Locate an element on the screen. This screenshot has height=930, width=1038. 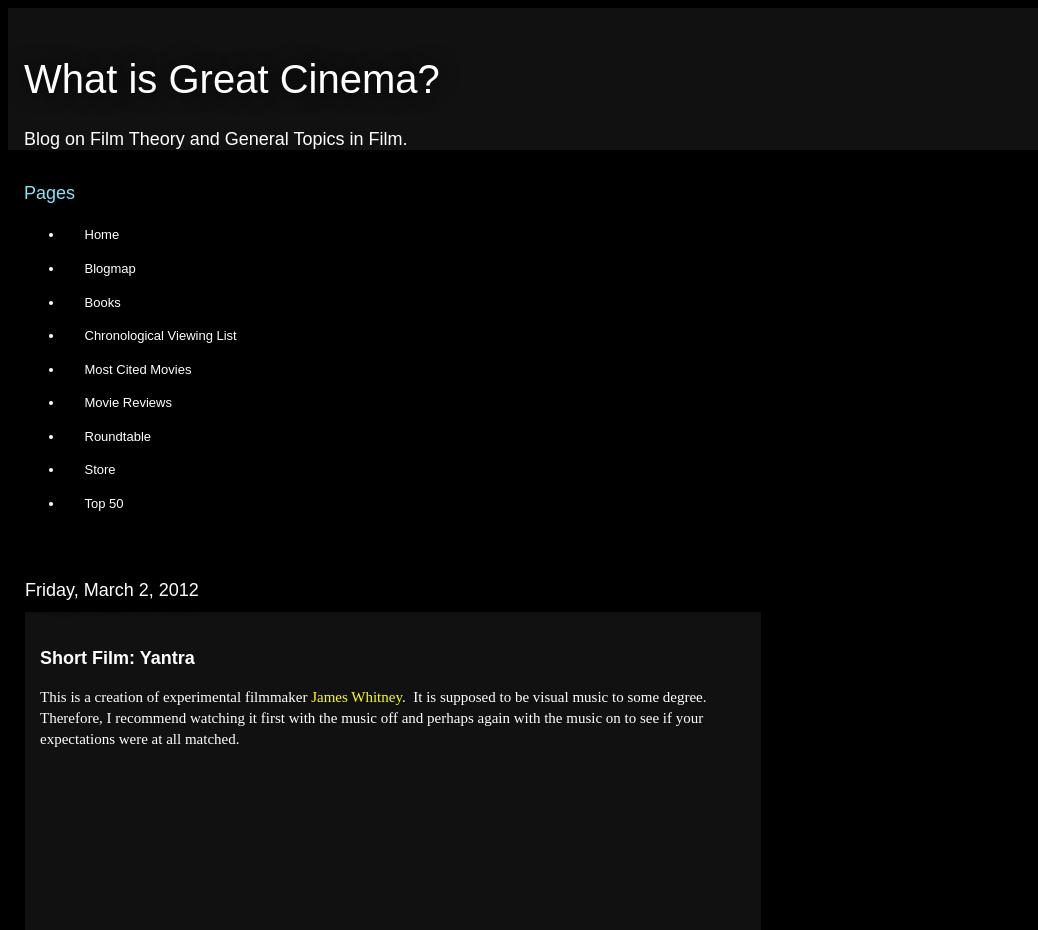
'What is Great Cinema?' is located at coordinates (230, 78).